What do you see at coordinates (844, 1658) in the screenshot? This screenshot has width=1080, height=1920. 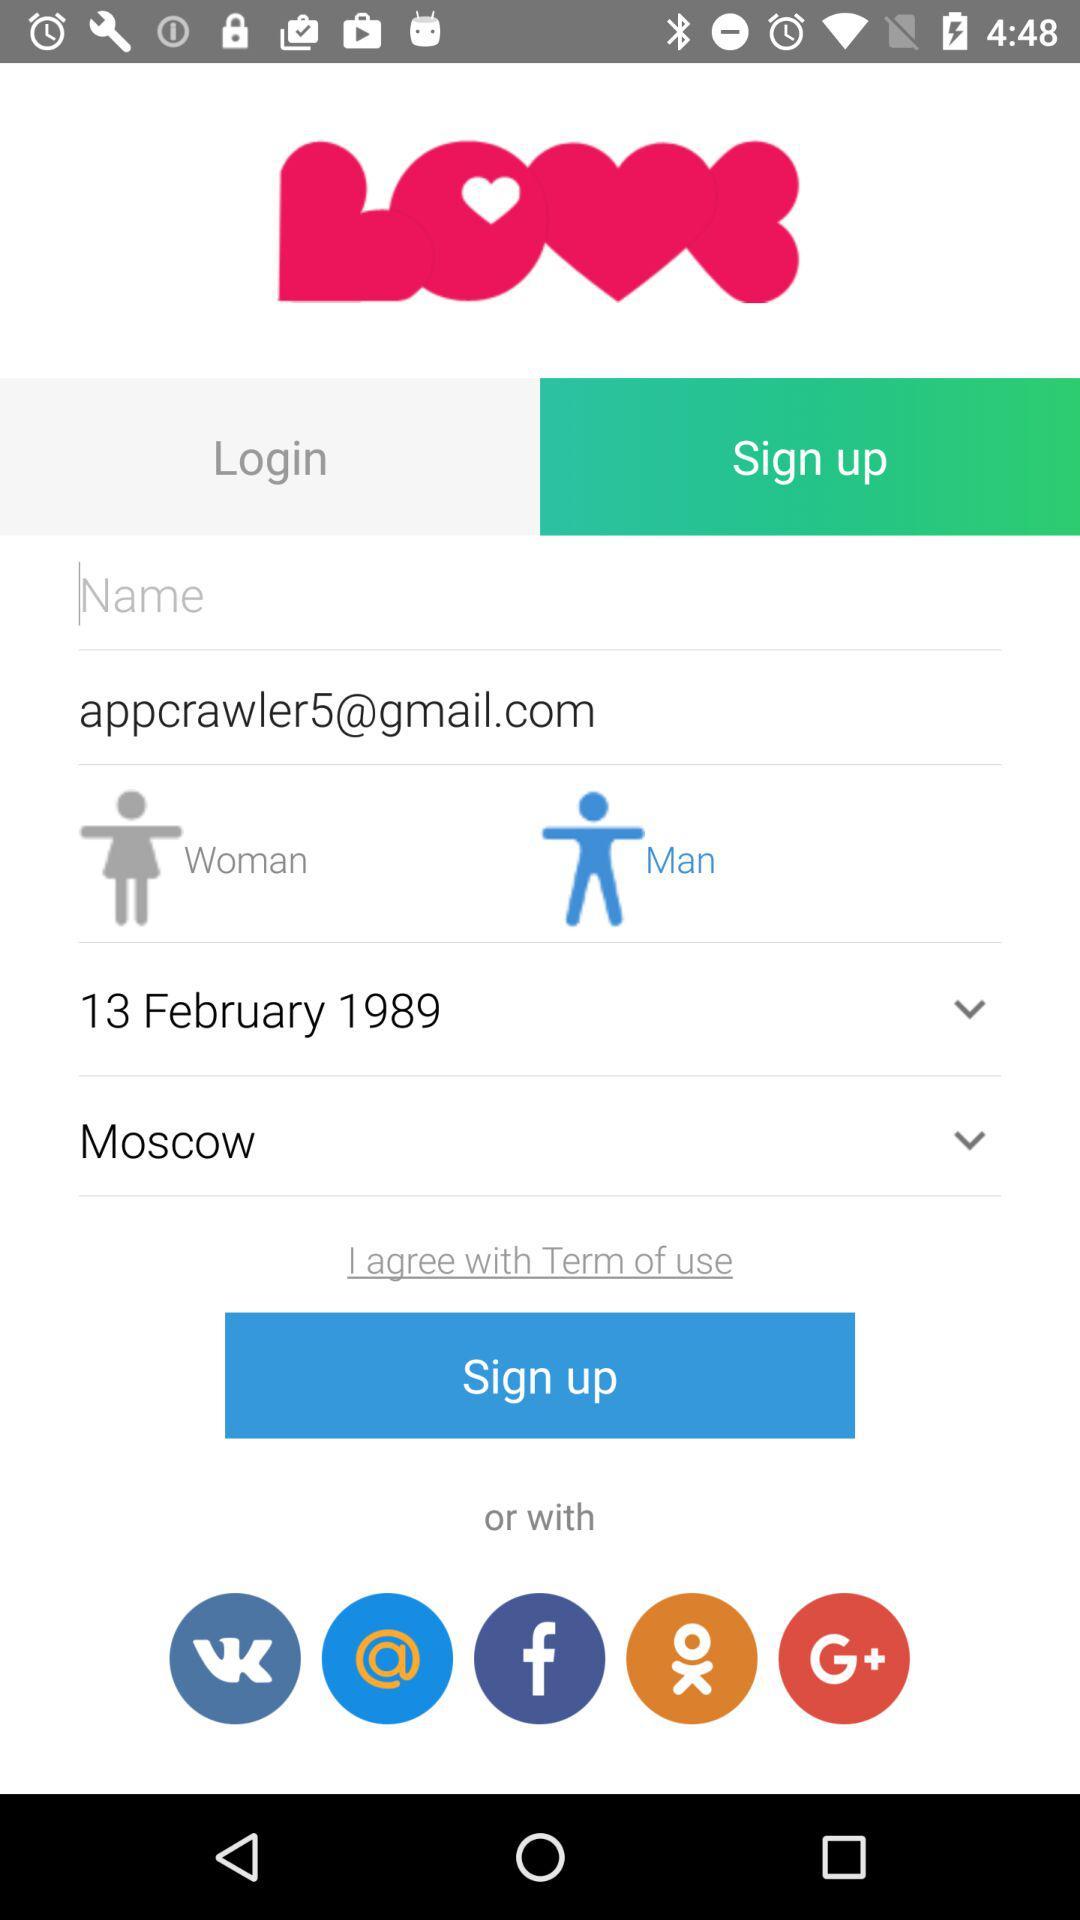 I see `sign in with google plus` at bounding box center [844, 1658].